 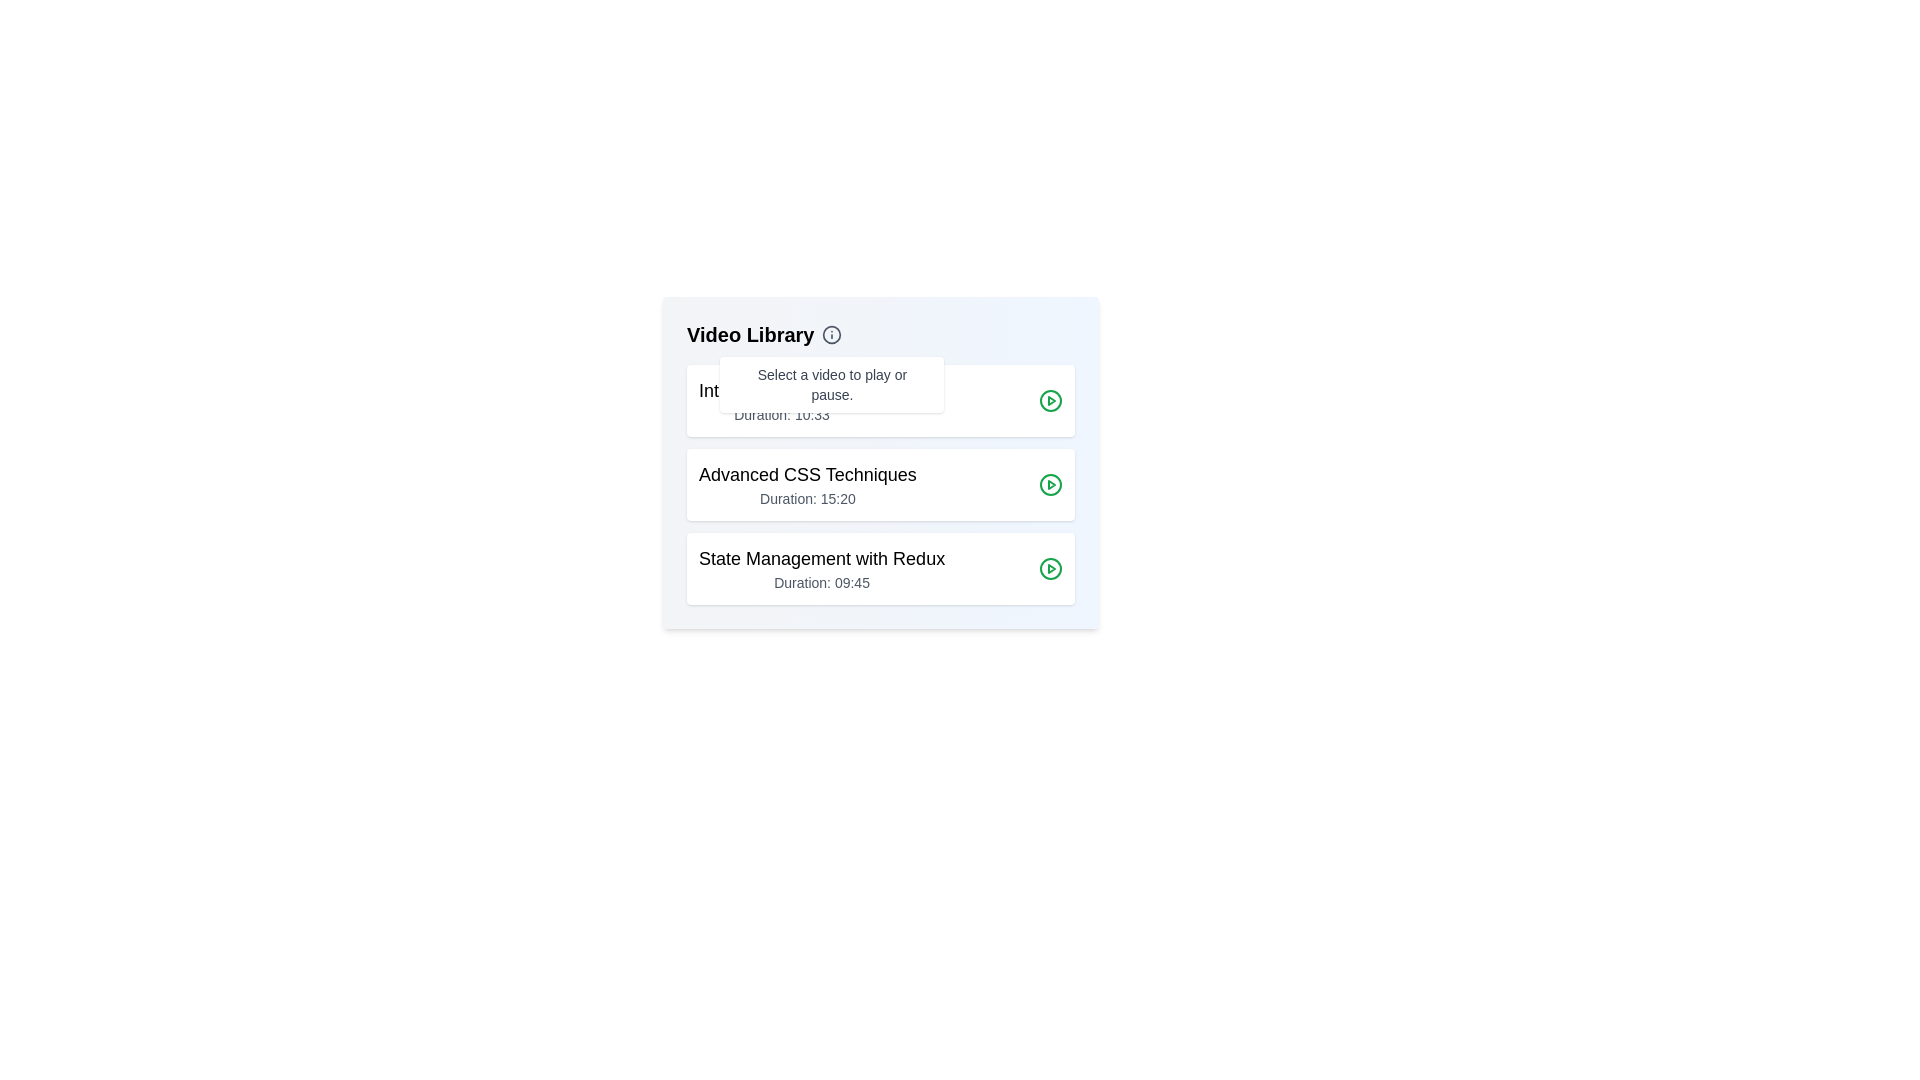 I want to click on the Informational block titled 'Introduction to React' which displays the subtitle 'Duration: 10:33', so click(x=781, y=401).